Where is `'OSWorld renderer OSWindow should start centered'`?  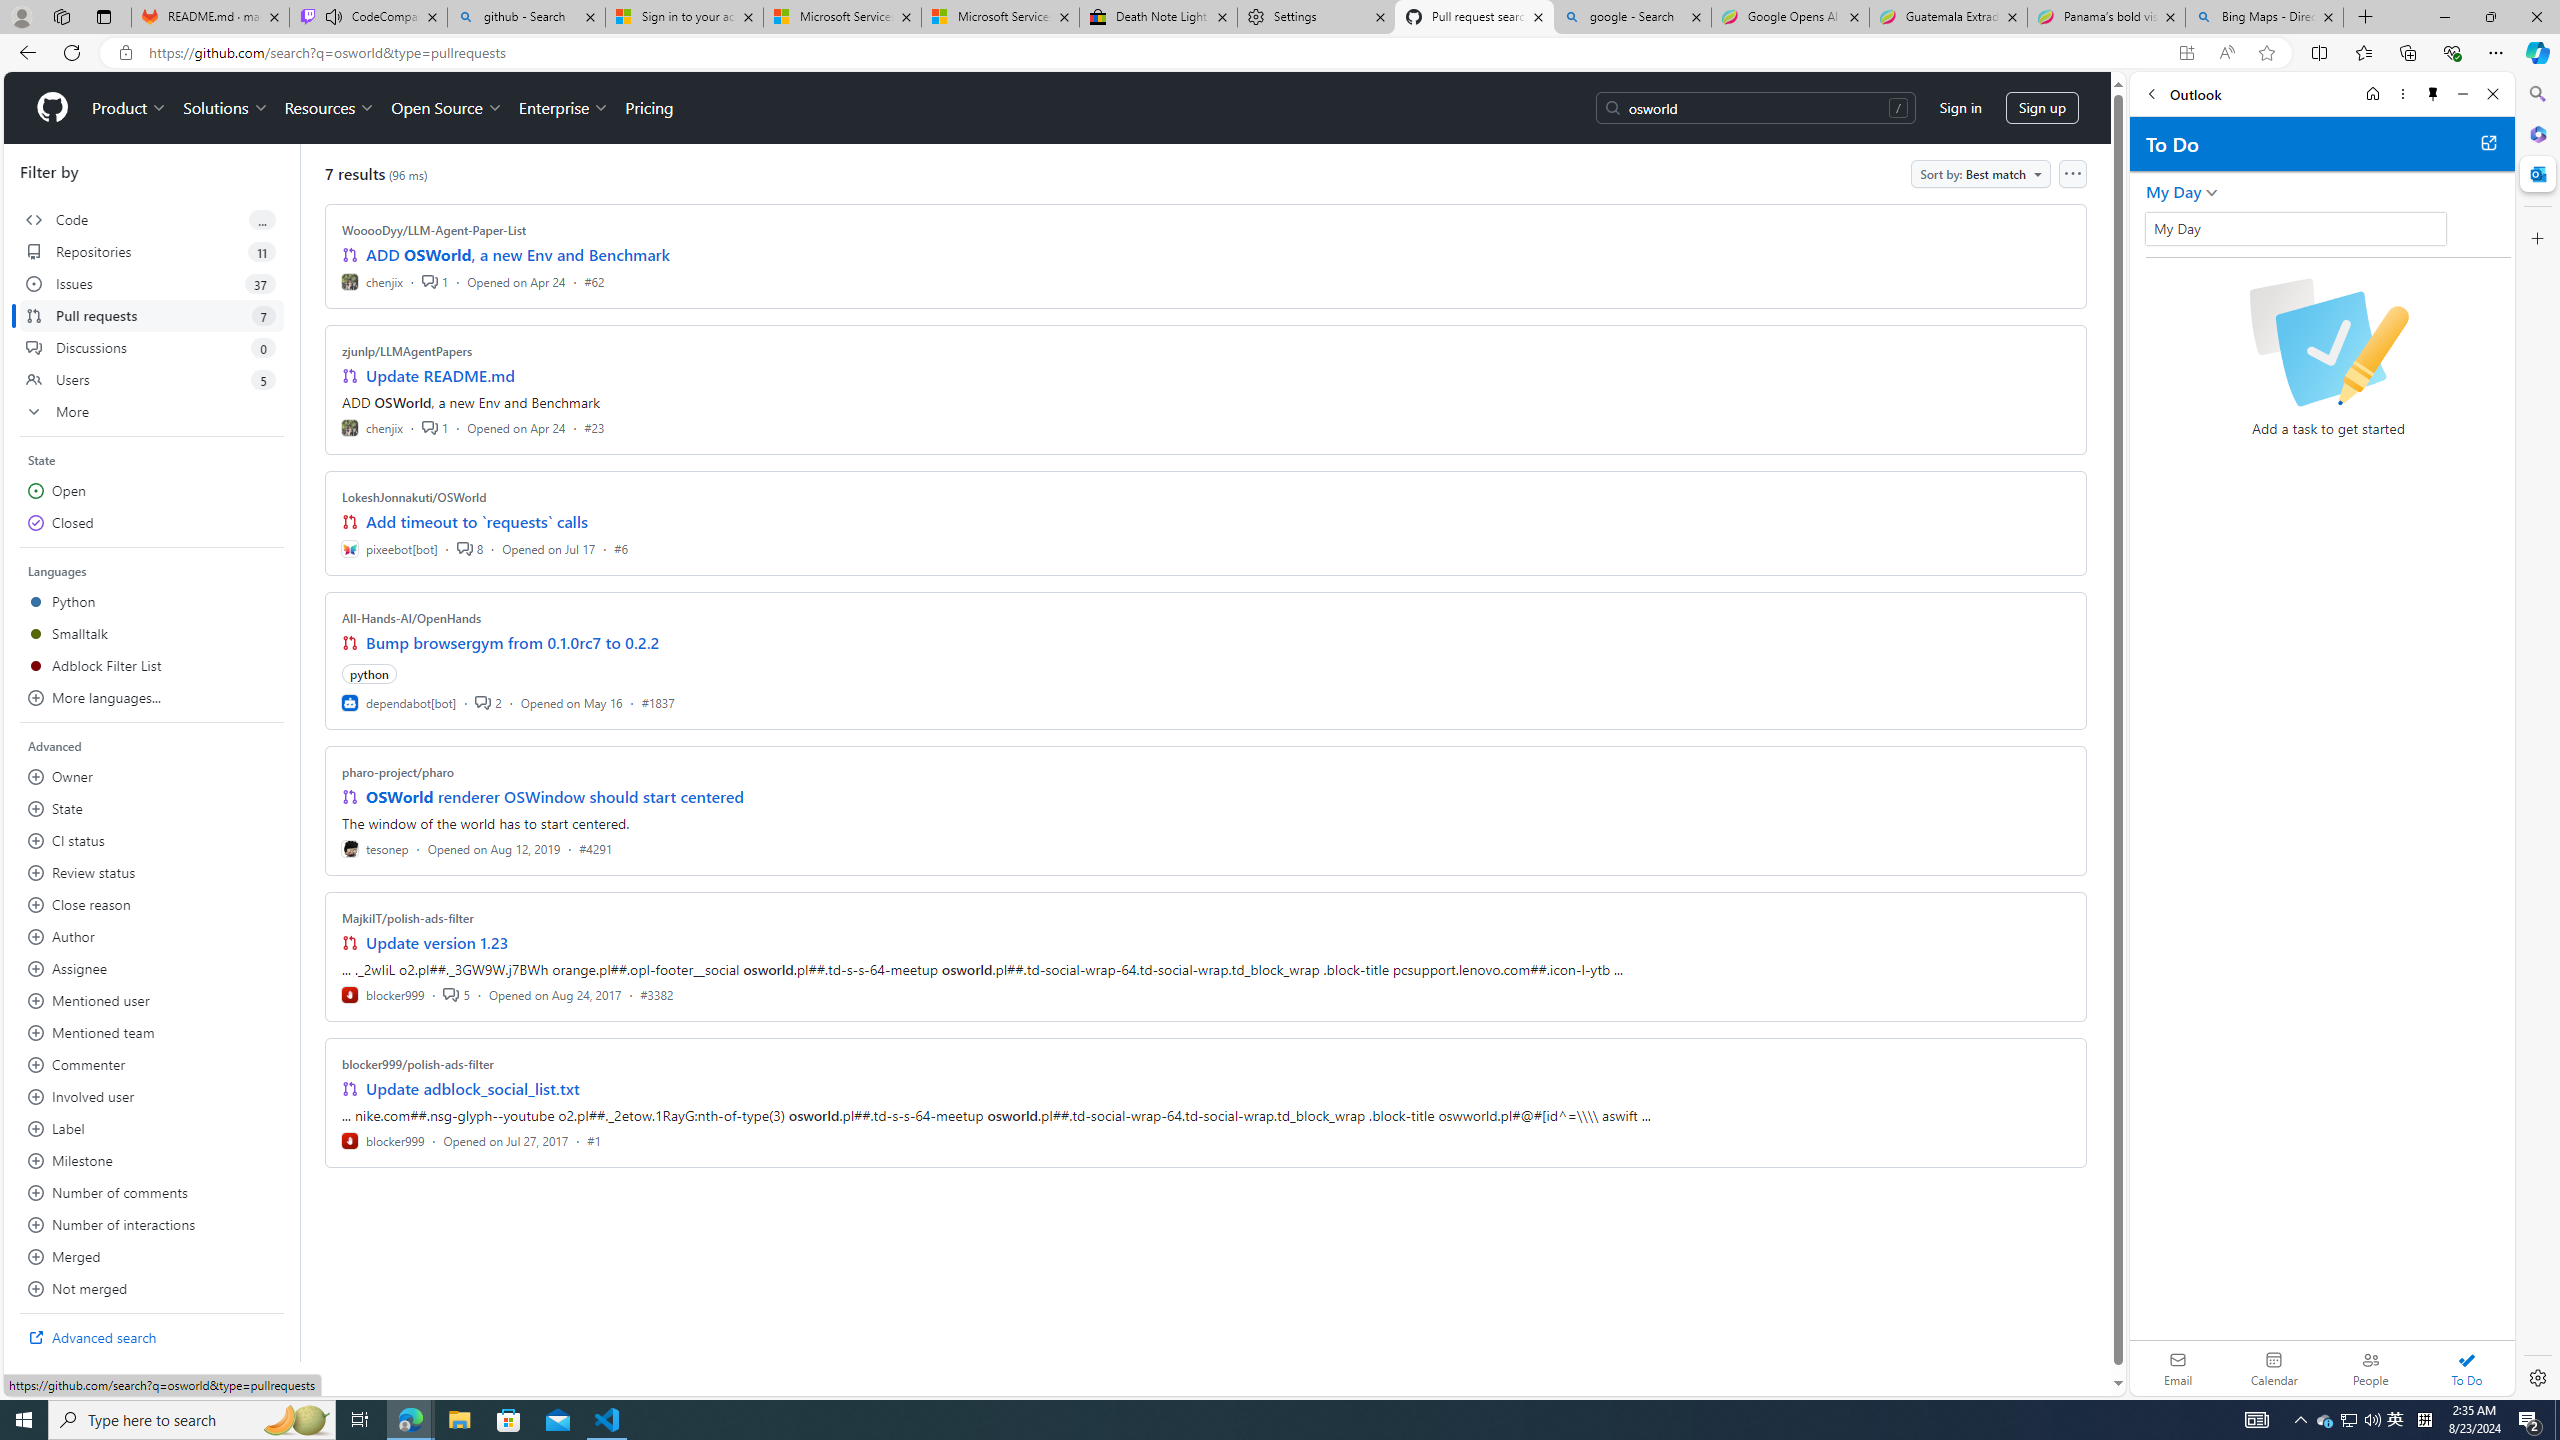
'OSWorld renderer OSWindow should start centered' is located at coordinates (554, 796).